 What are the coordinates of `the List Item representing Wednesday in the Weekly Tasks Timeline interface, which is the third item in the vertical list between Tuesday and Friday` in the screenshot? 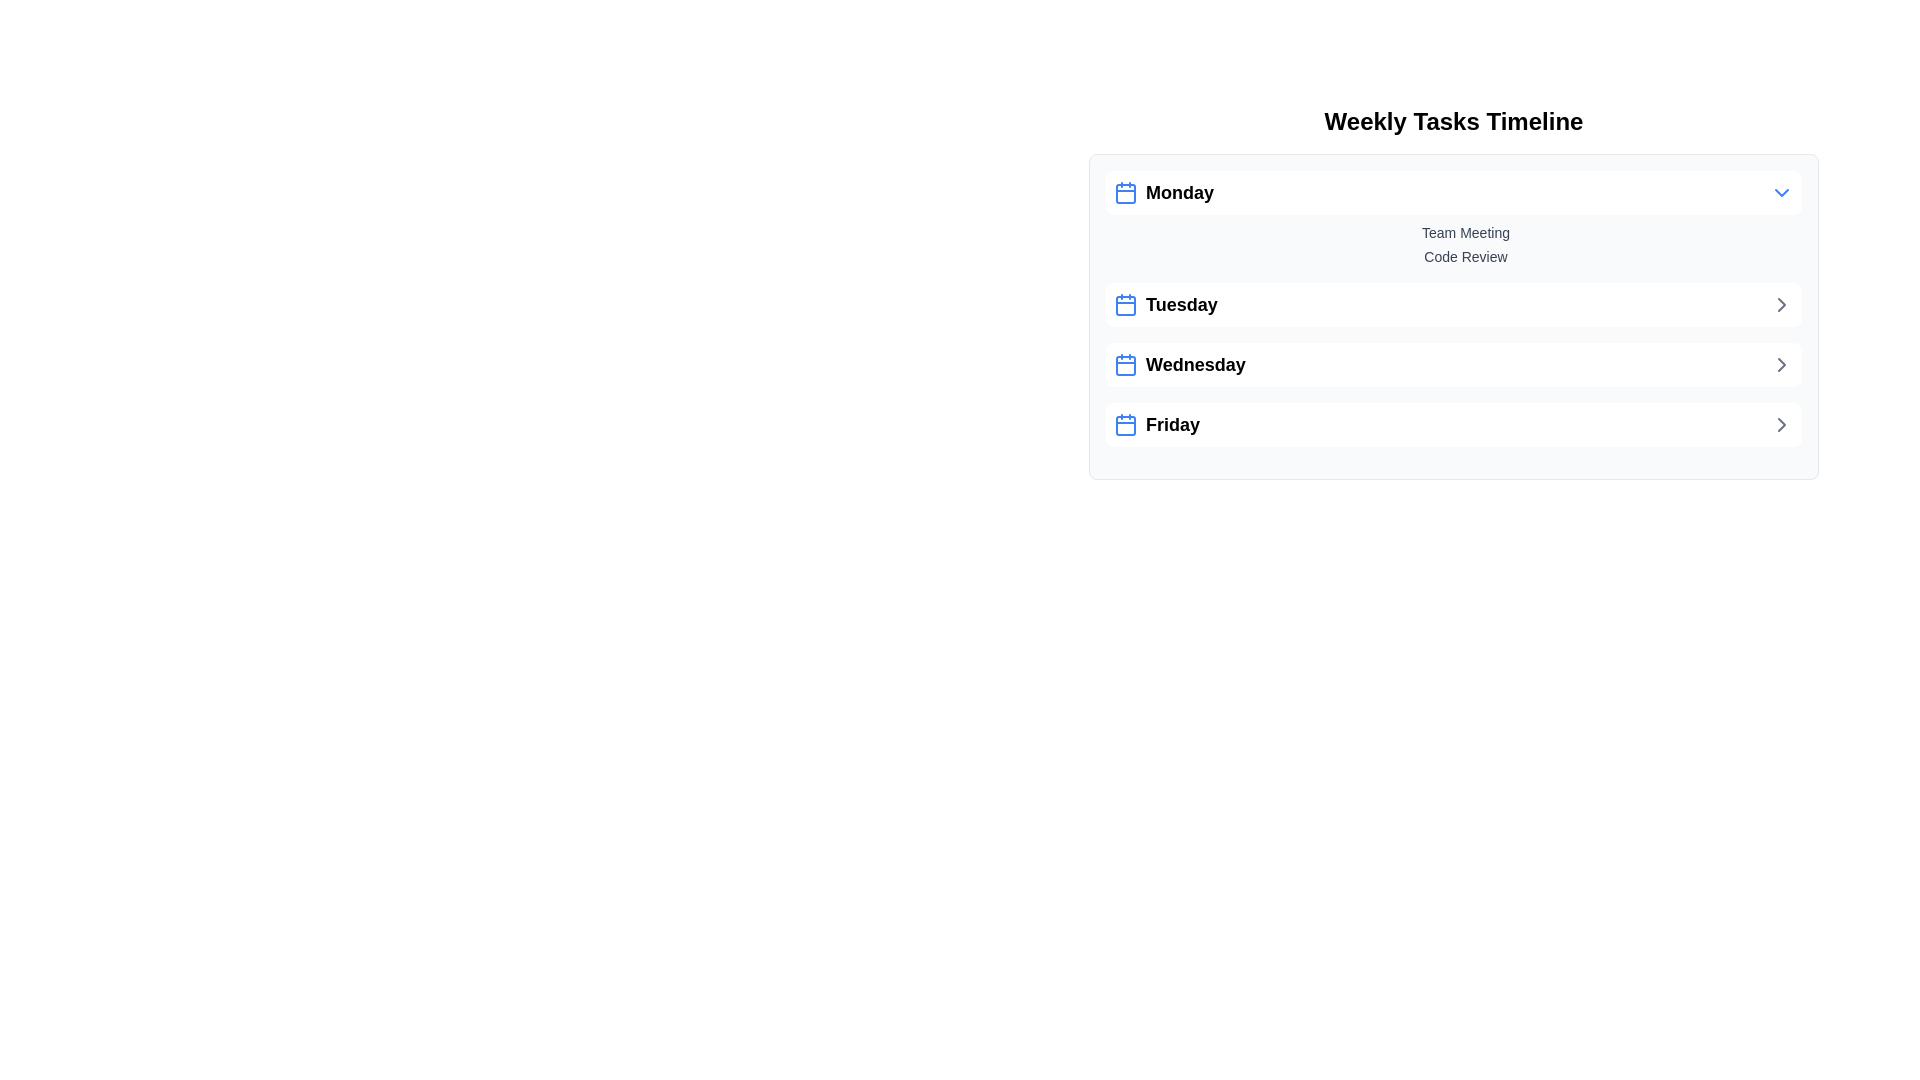 It's located at (1179, 365).